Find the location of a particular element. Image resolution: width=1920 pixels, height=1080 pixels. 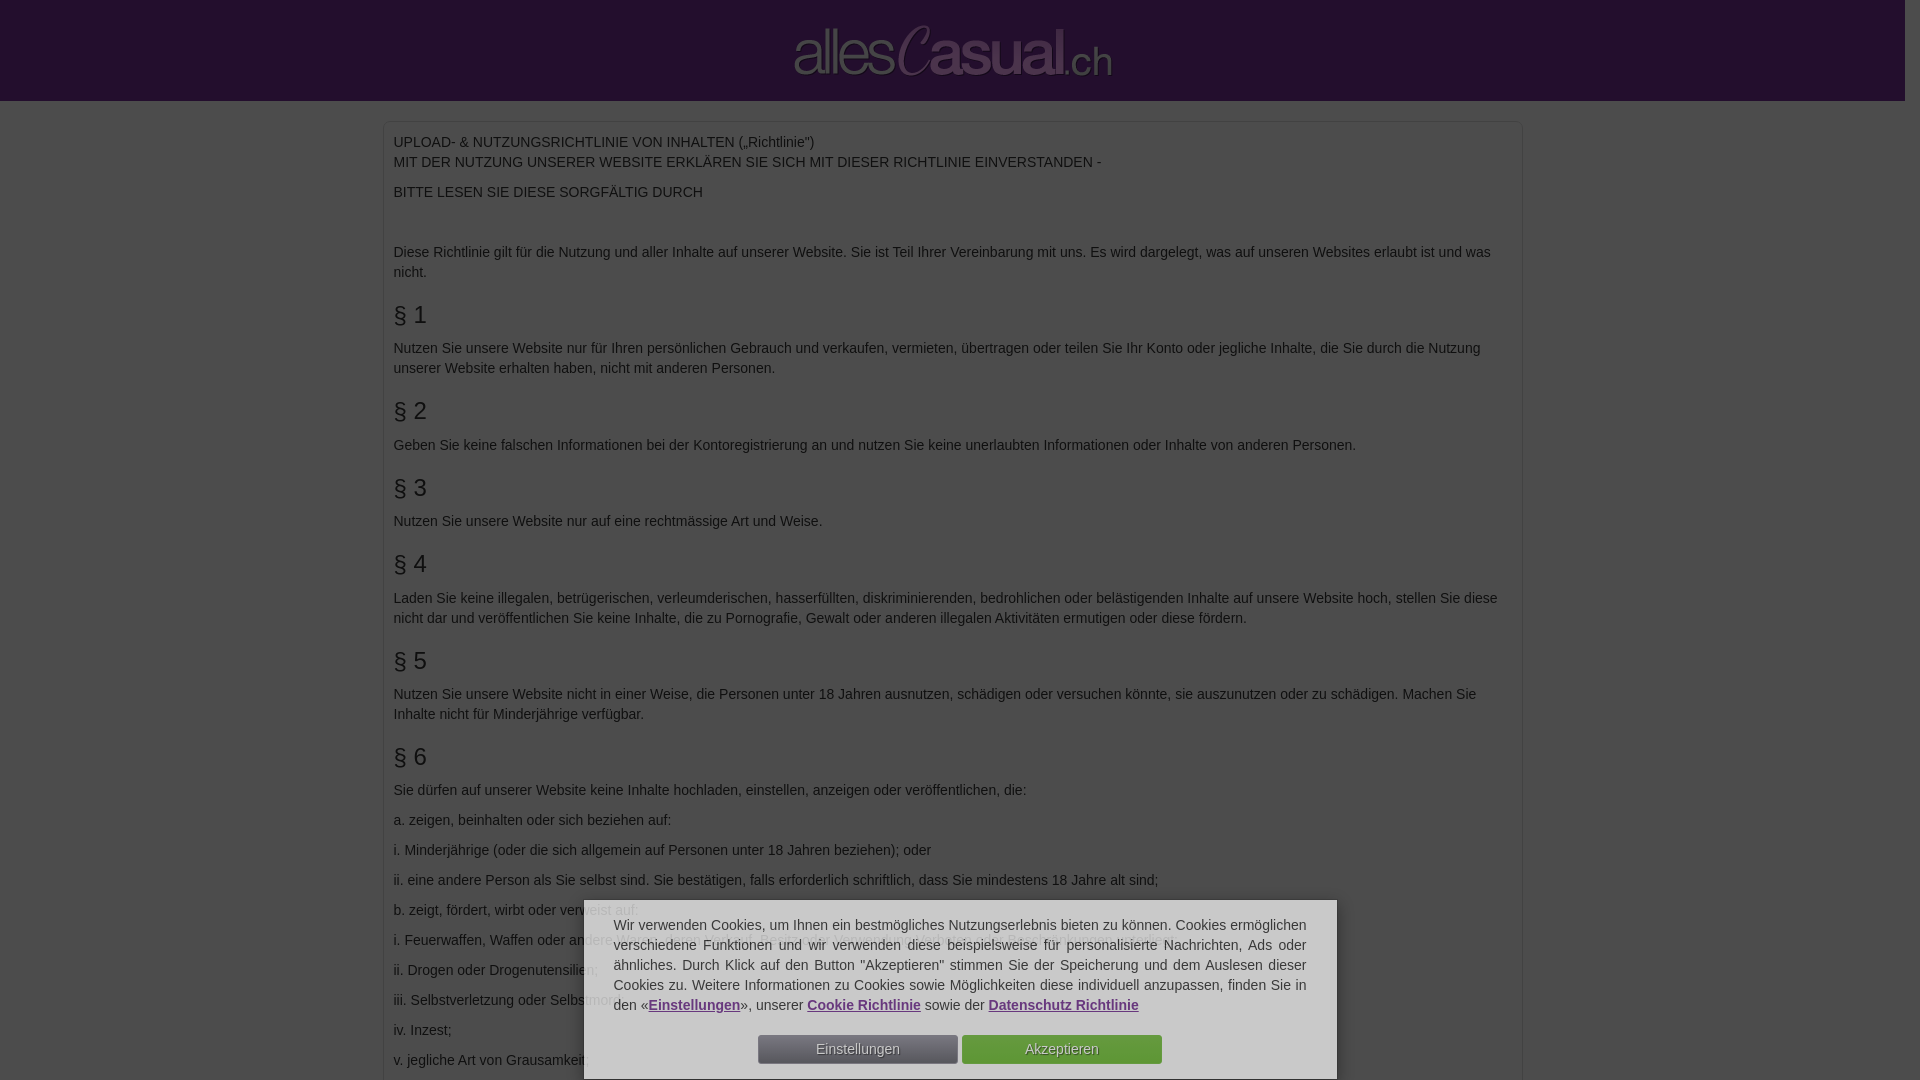

'Einstellungen' is located at coordinates (695, 1005).